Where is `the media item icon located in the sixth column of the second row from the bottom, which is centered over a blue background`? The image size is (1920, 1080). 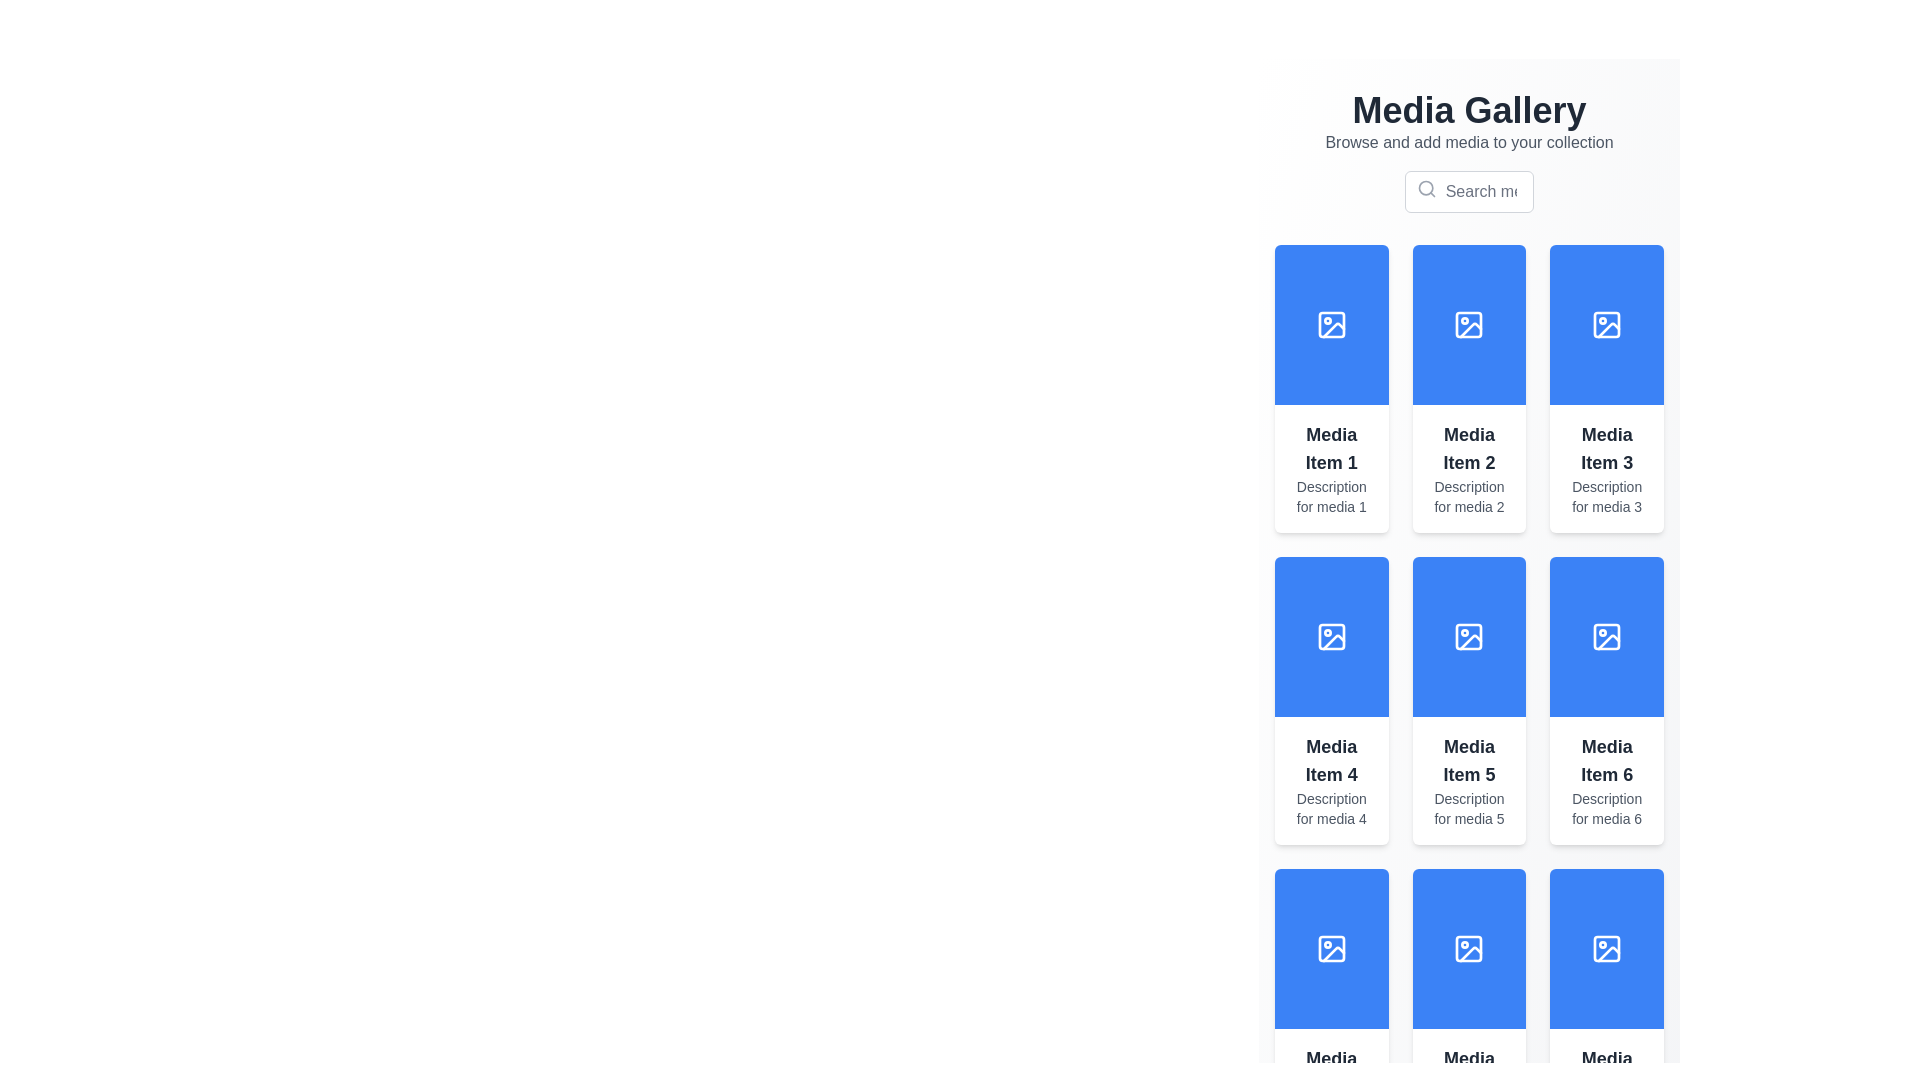
the media item icon located in the sixth column of the second row from the bottom, which is centered over a blue background is located at coordinates (1471, 953).